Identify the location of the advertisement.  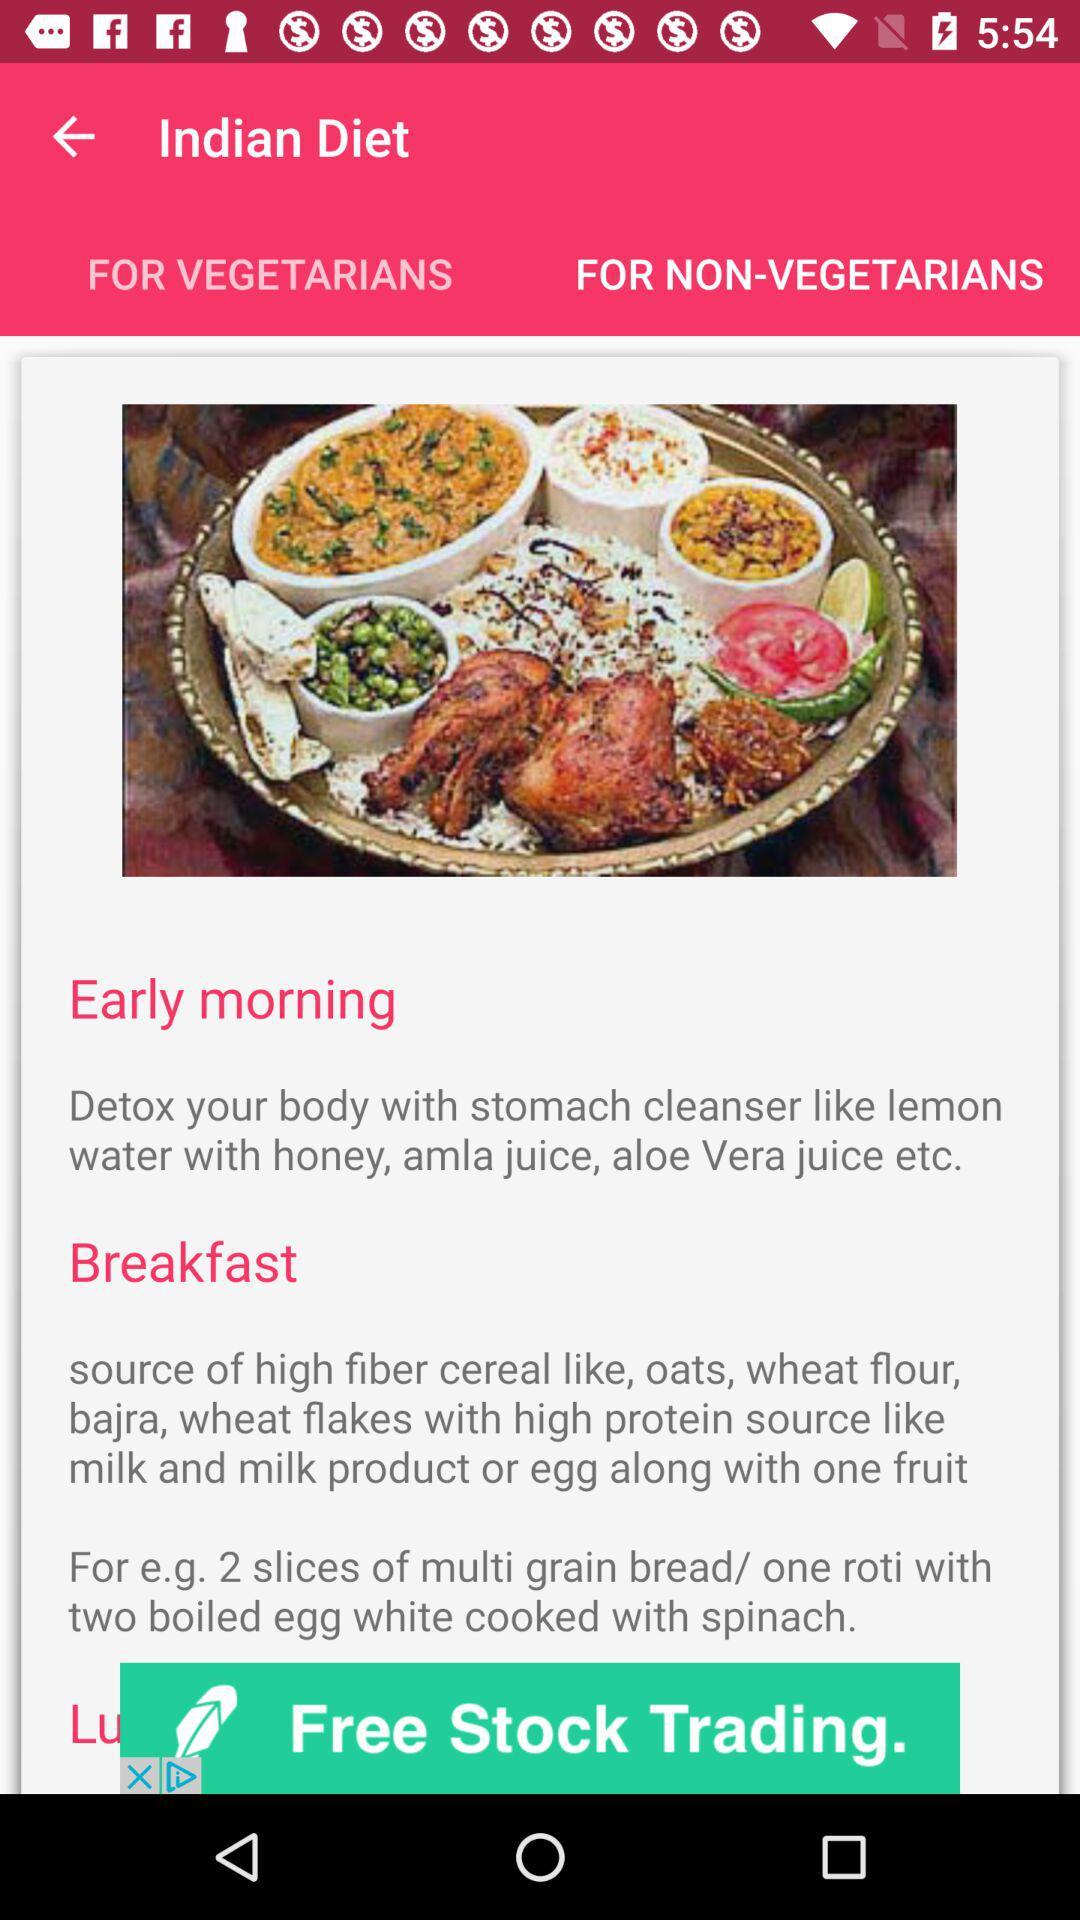
(540, 1727).